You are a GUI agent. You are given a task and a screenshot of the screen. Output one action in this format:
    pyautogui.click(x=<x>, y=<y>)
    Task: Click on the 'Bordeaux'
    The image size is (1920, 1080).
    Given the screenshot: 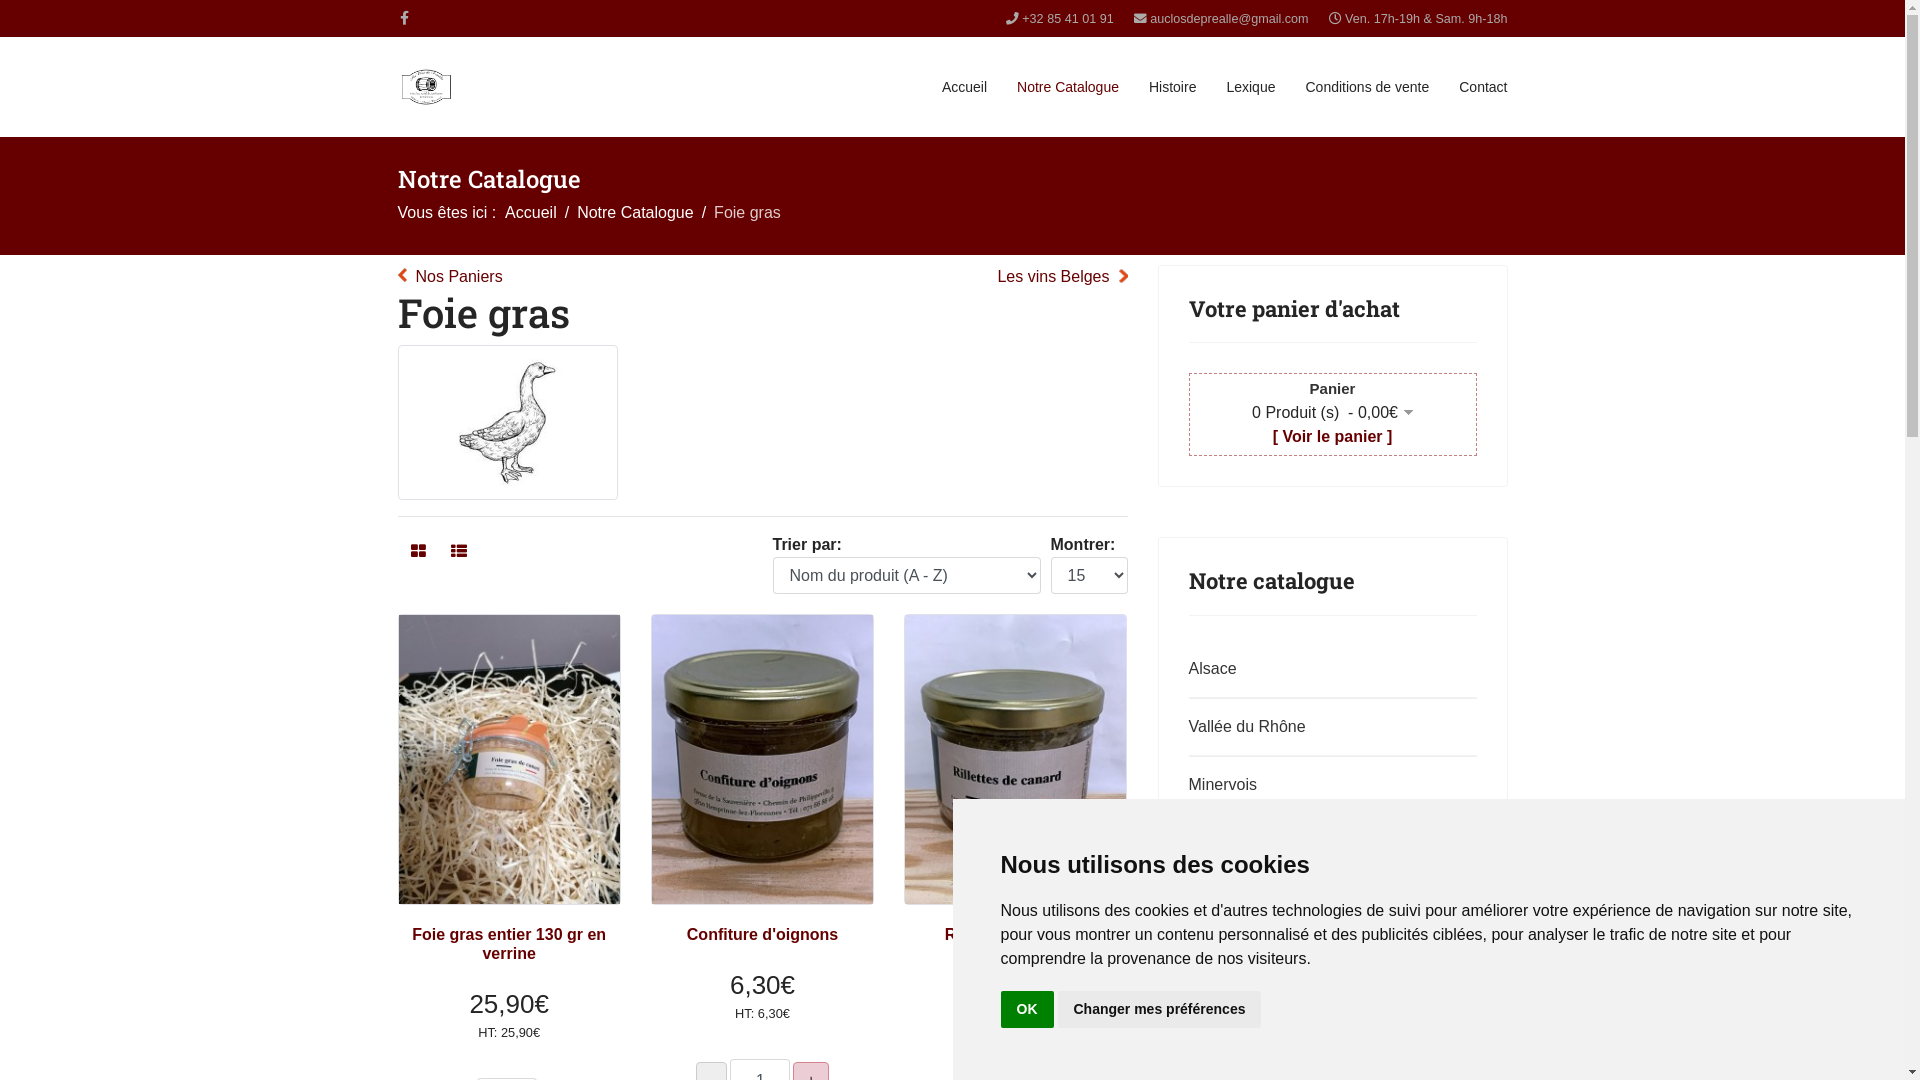 What is the action you would take?
    pyautogui.click(x=1328, y=1017)
    